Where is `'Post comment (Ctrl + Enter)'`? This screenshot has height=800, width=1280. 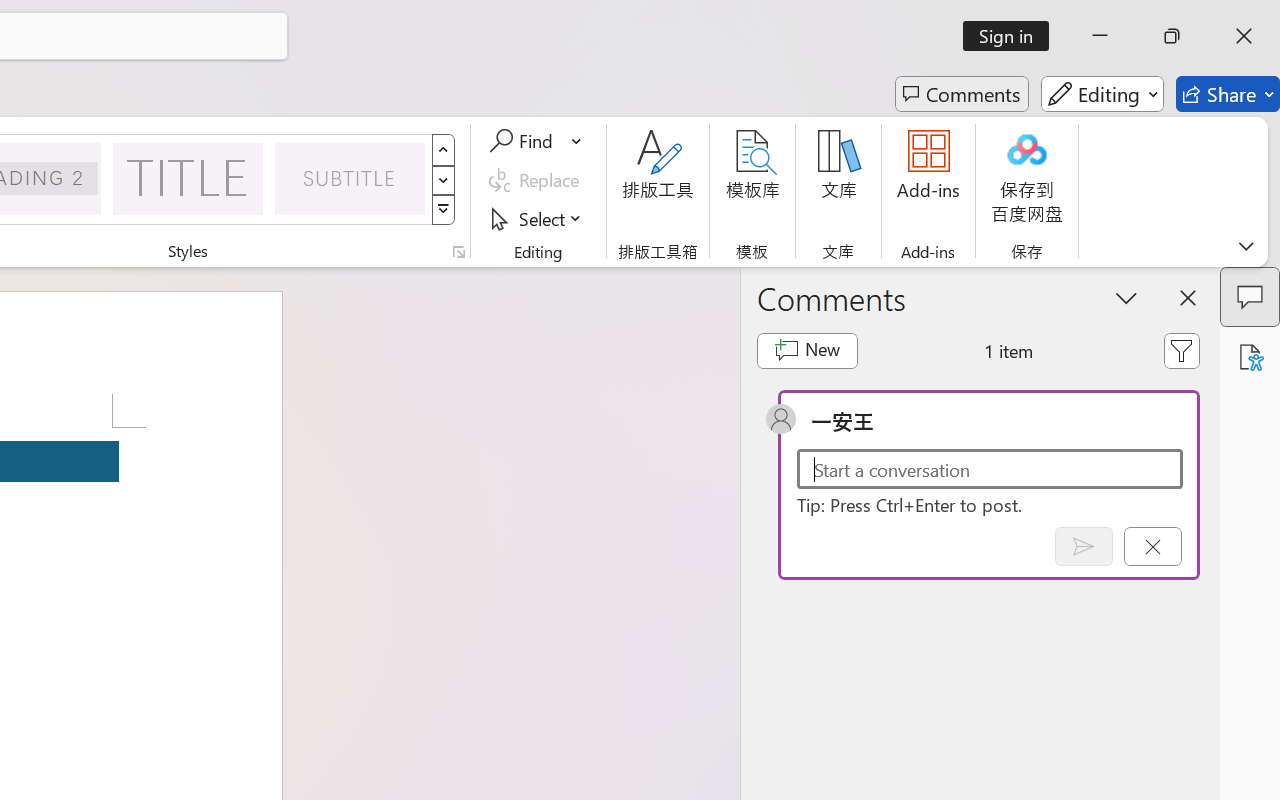 'Post comment (Ctrl + Enter)' is located at coordinates (1083, 546).